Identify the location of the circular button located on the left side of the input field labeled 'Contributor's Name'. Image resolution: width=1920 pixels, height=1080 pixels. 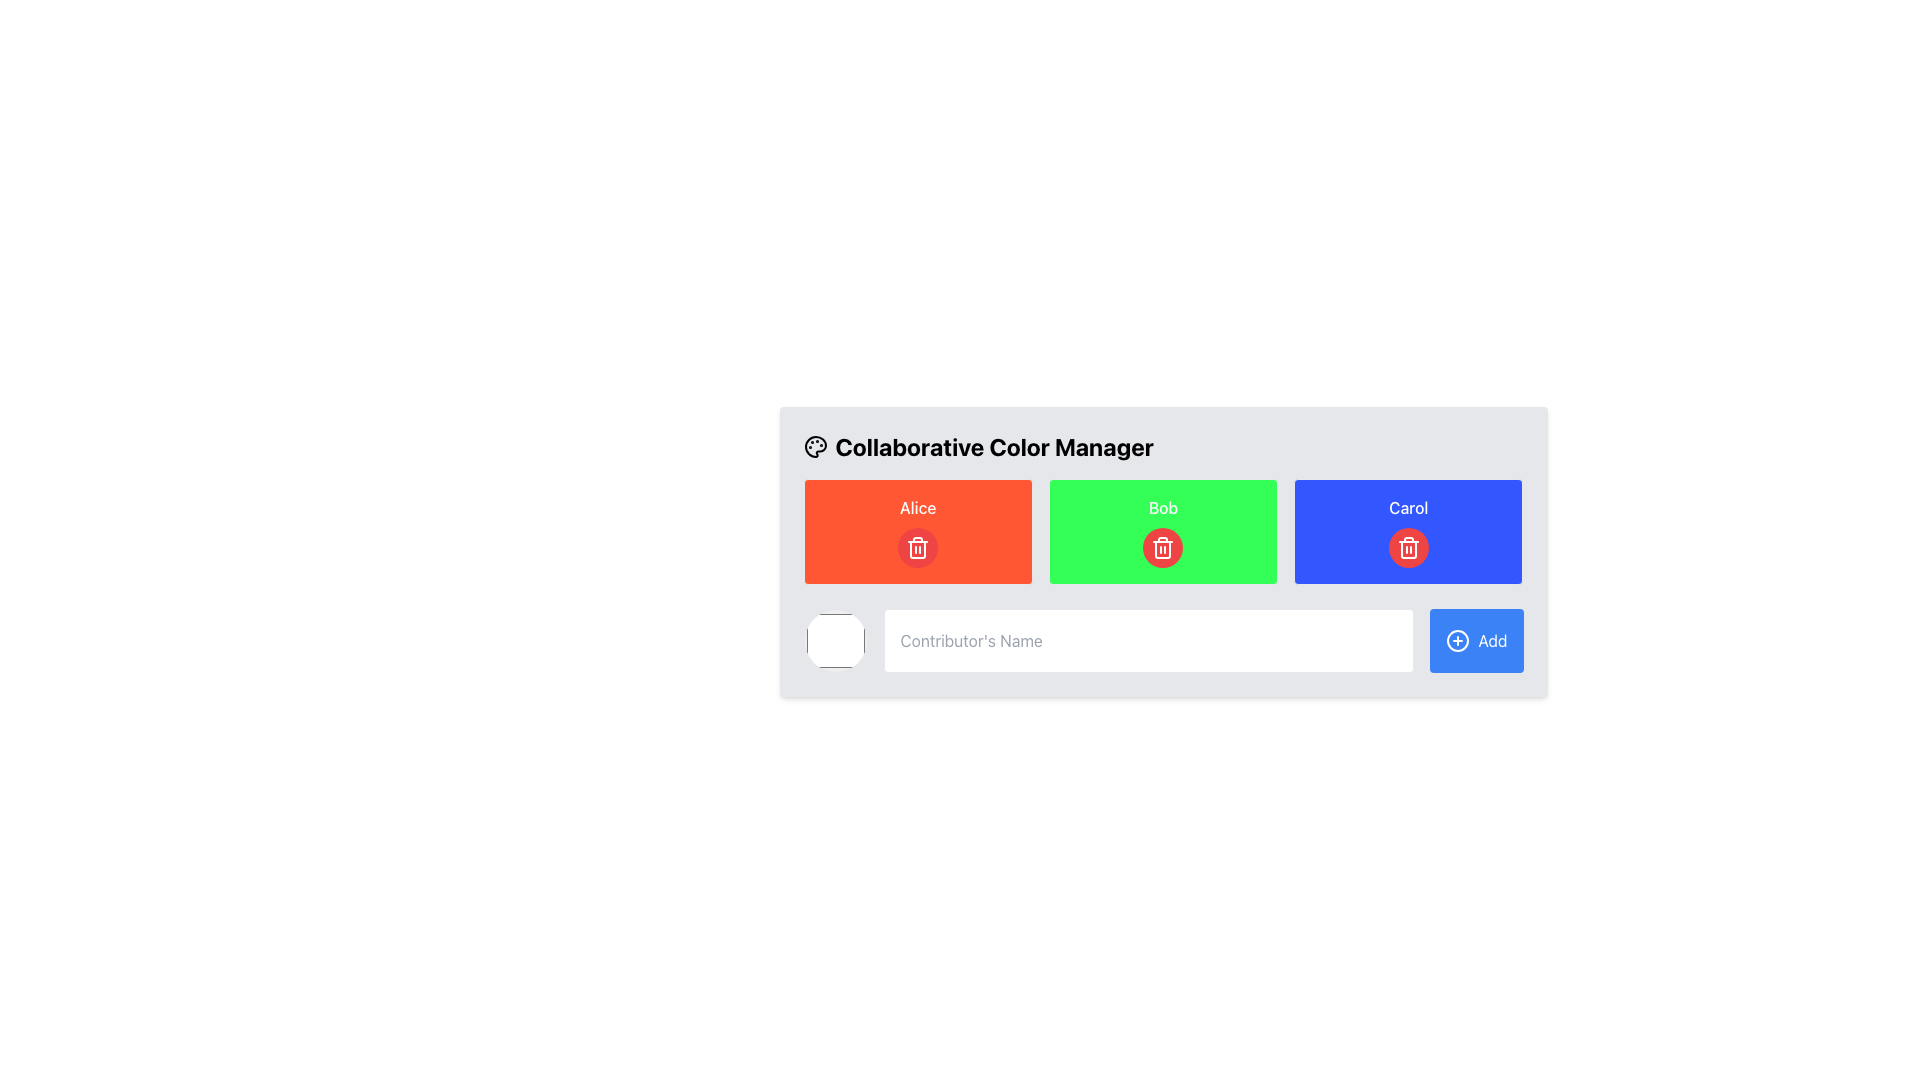
(835, 640).